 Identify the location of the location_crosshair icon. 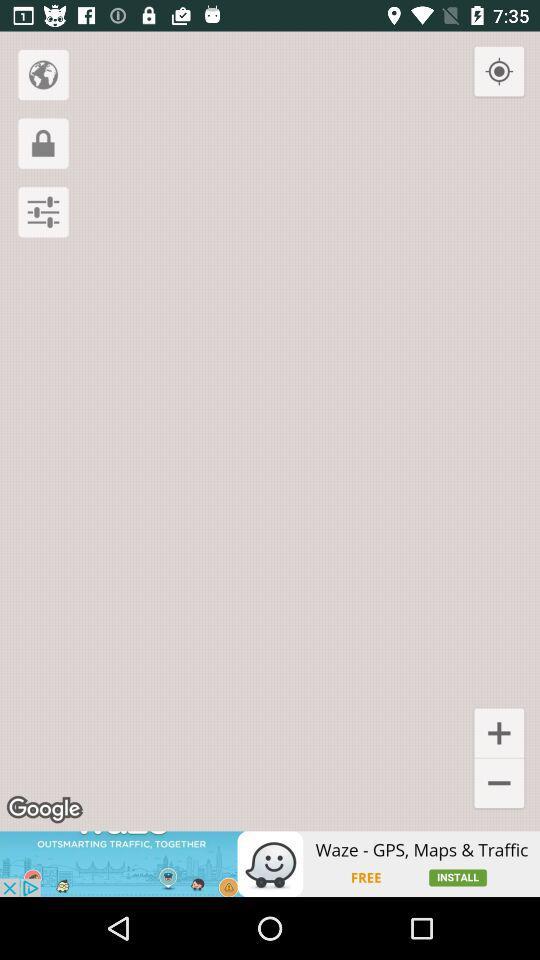
(498, 72).